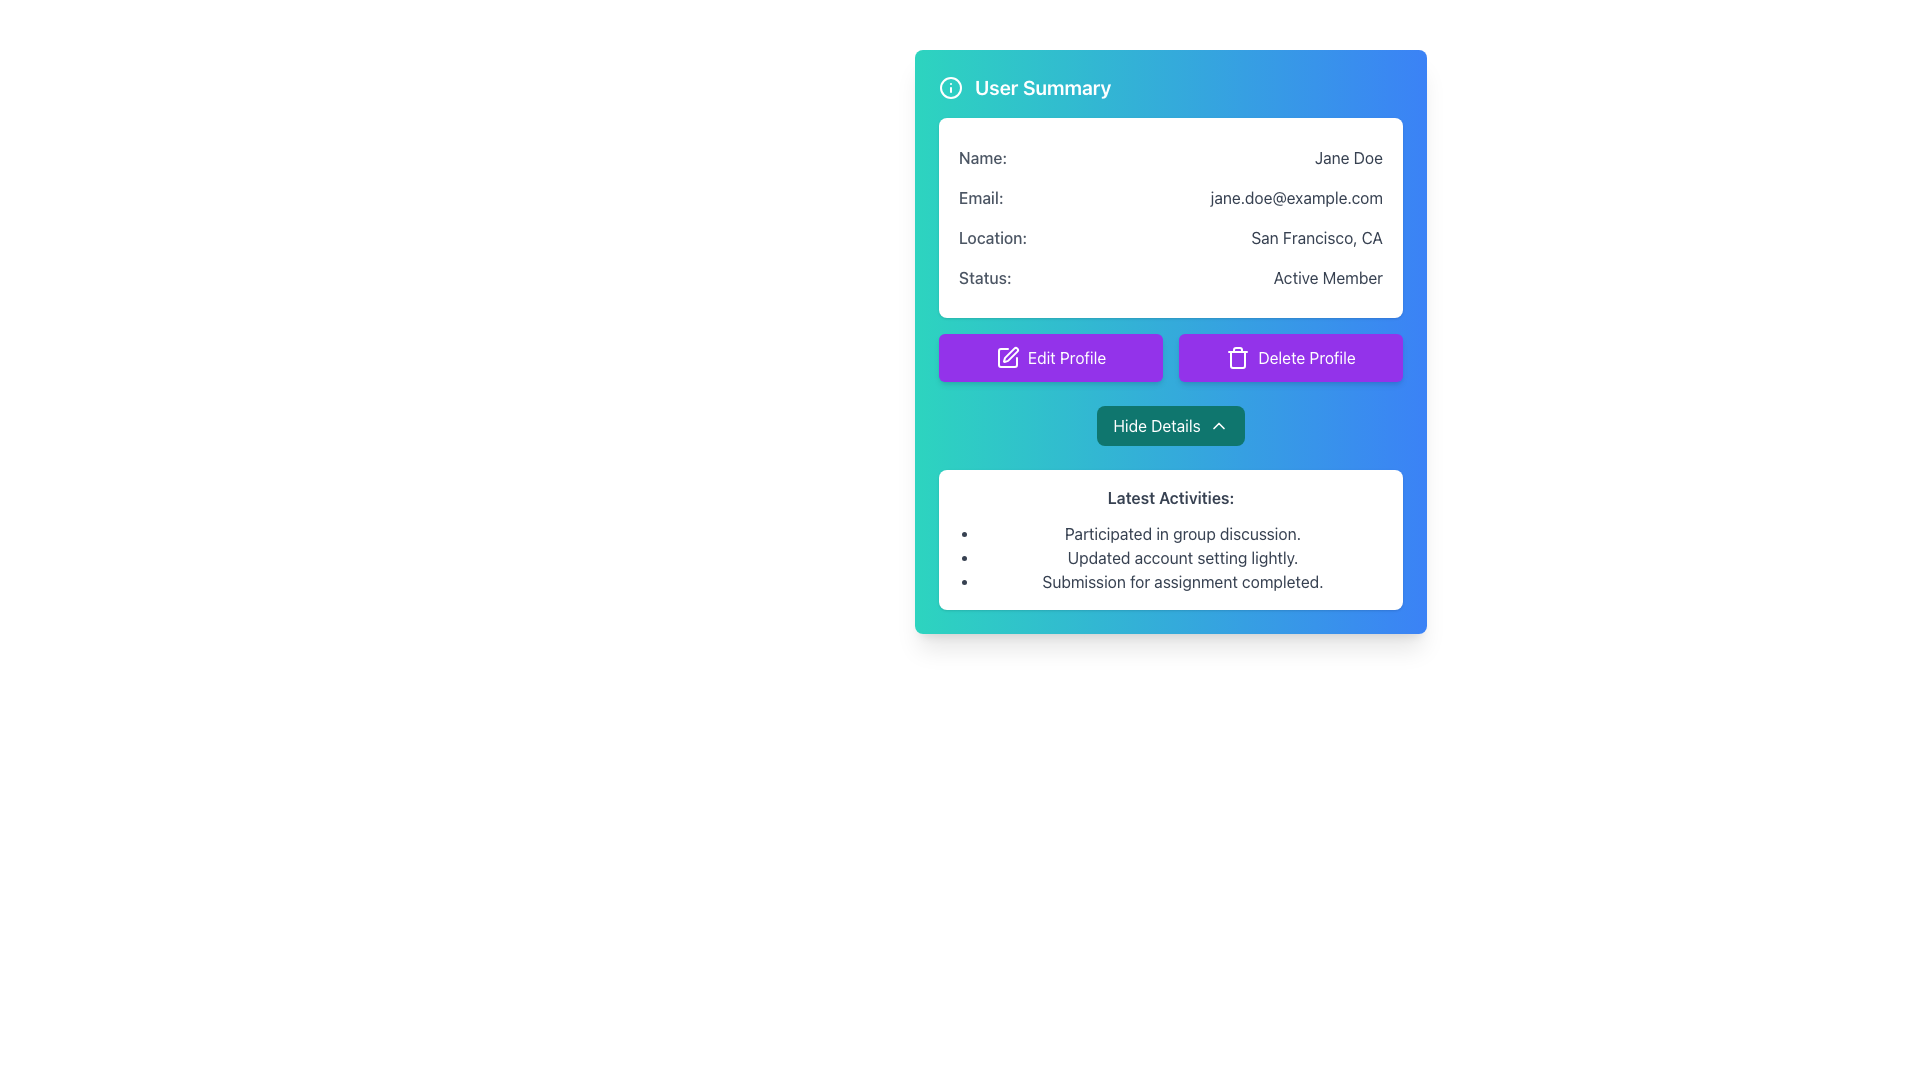 The height and width of the screenshot is (1080, 1920). Describe the element at coordinates (949, 87) in the screenshot. I see `the icon located in the upper-left corner of the 'User Summary' card, which precedes the 'User Summary' text` at that location.